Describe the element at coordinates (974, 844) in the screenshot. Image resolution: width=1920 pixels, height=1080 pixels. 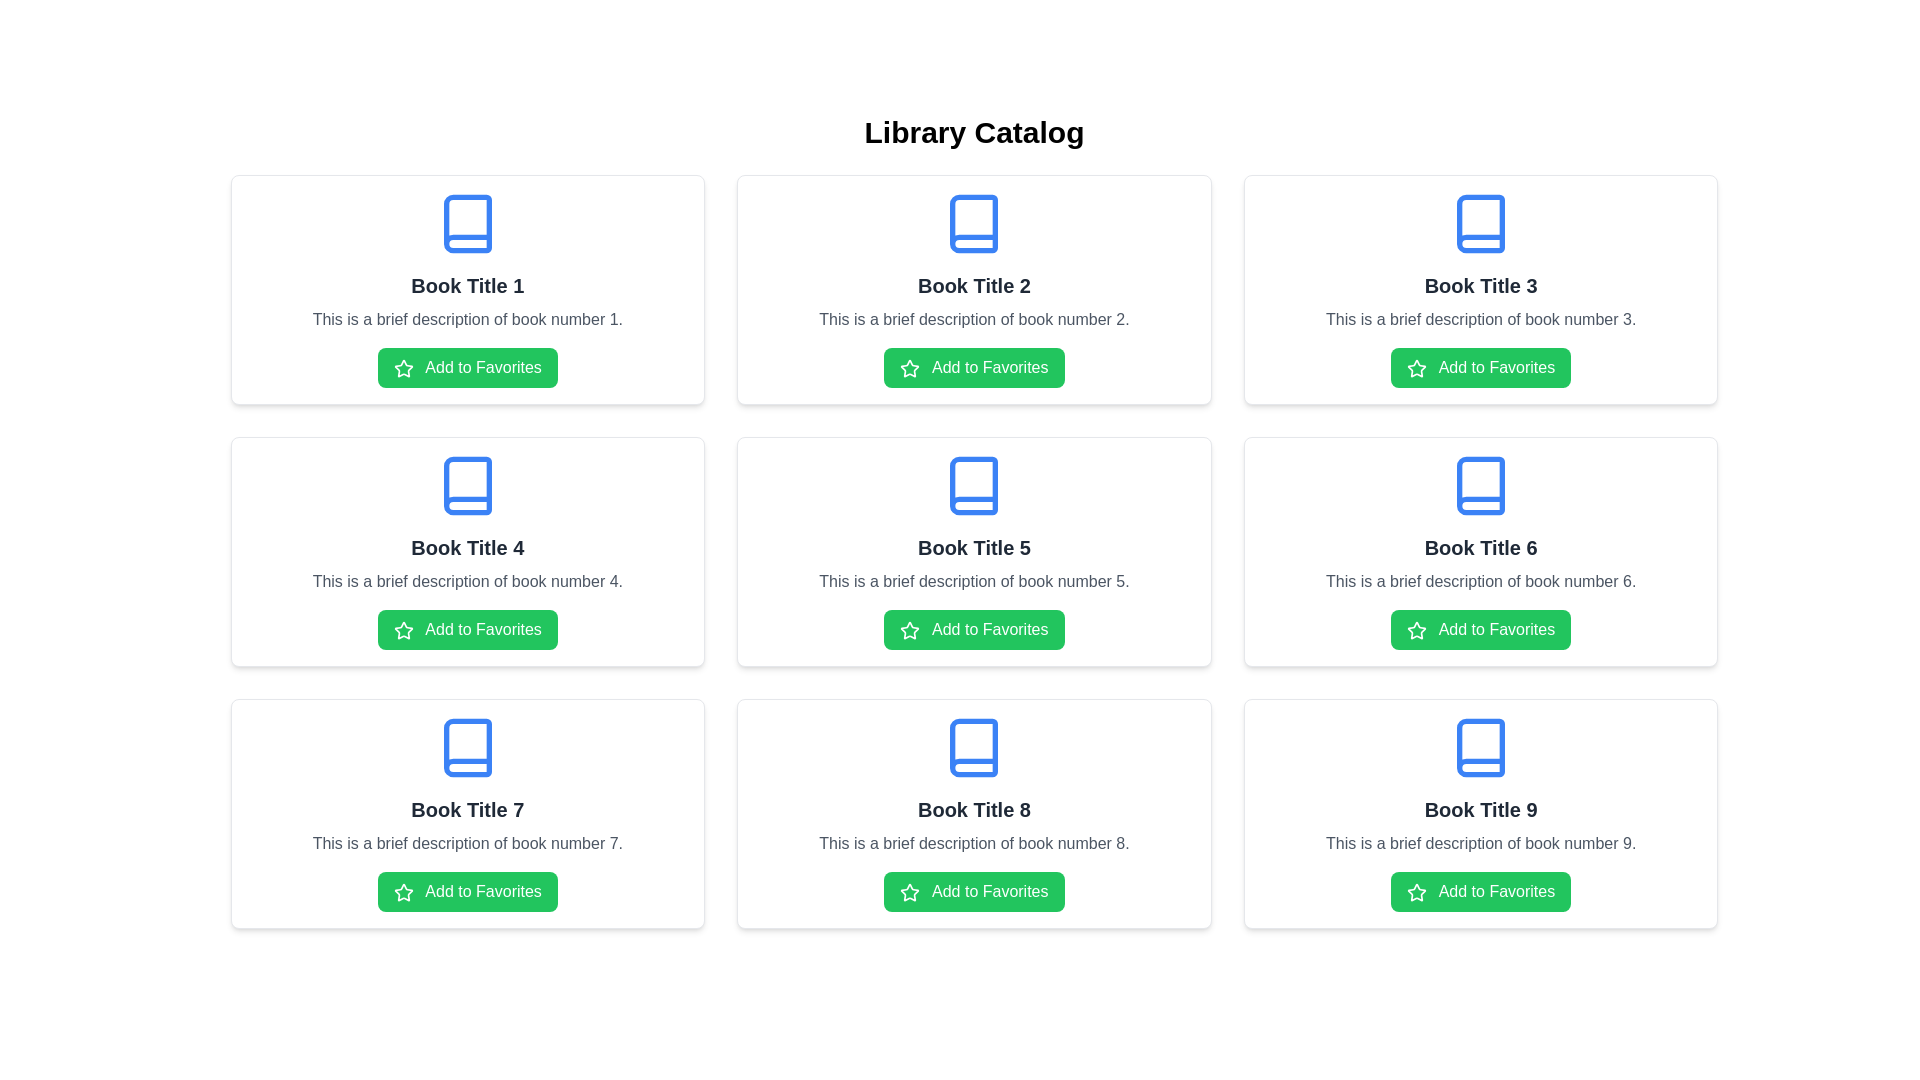
I see `the text paragraph displaying 'This is a brief description of book number 8.' which is located between the title 'Book Title 8' and the button 'Add to Favorites.'` at that location.